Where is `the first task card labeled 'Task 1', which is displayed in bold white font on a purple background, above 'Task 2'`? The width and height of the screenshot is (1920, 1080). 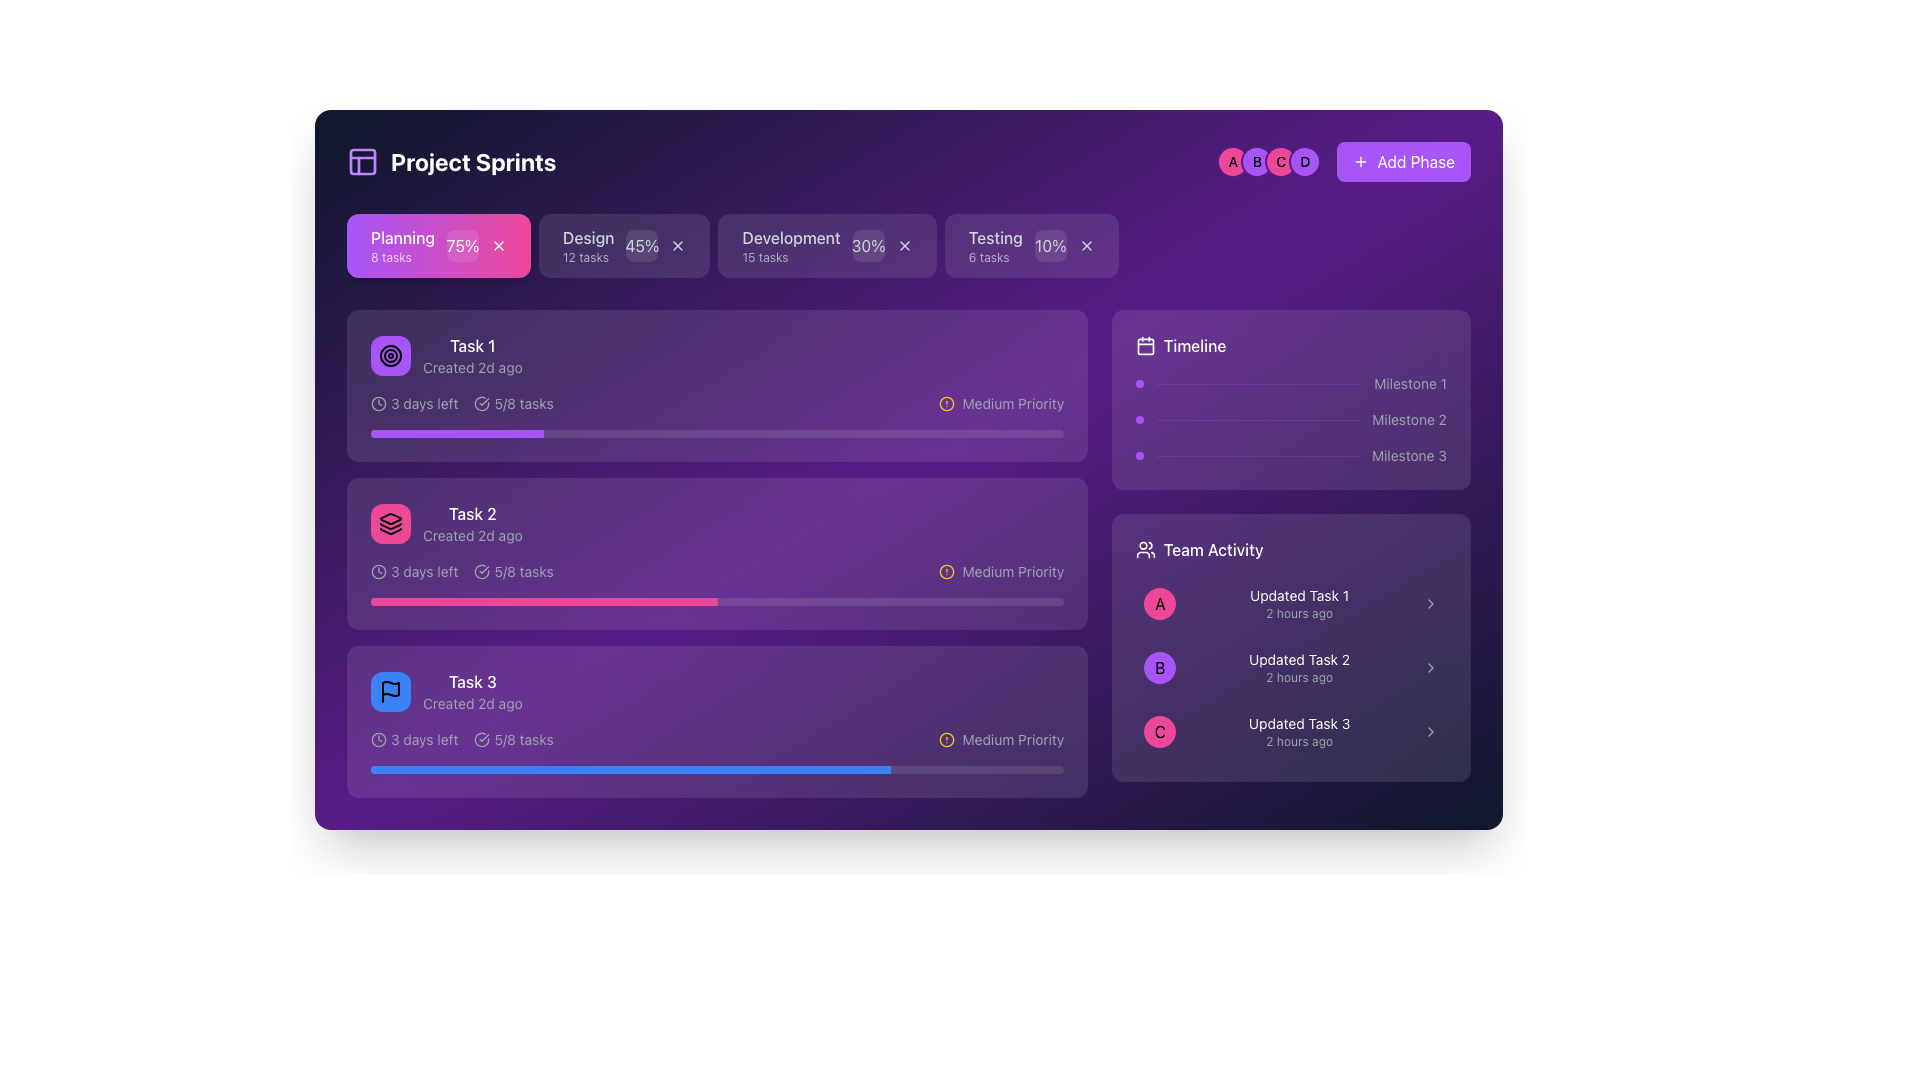
the first task card labeled 'Task 1', which is displayed in bold white font on a purple background, above 'Task 2' is located at coordinates (471, 354).